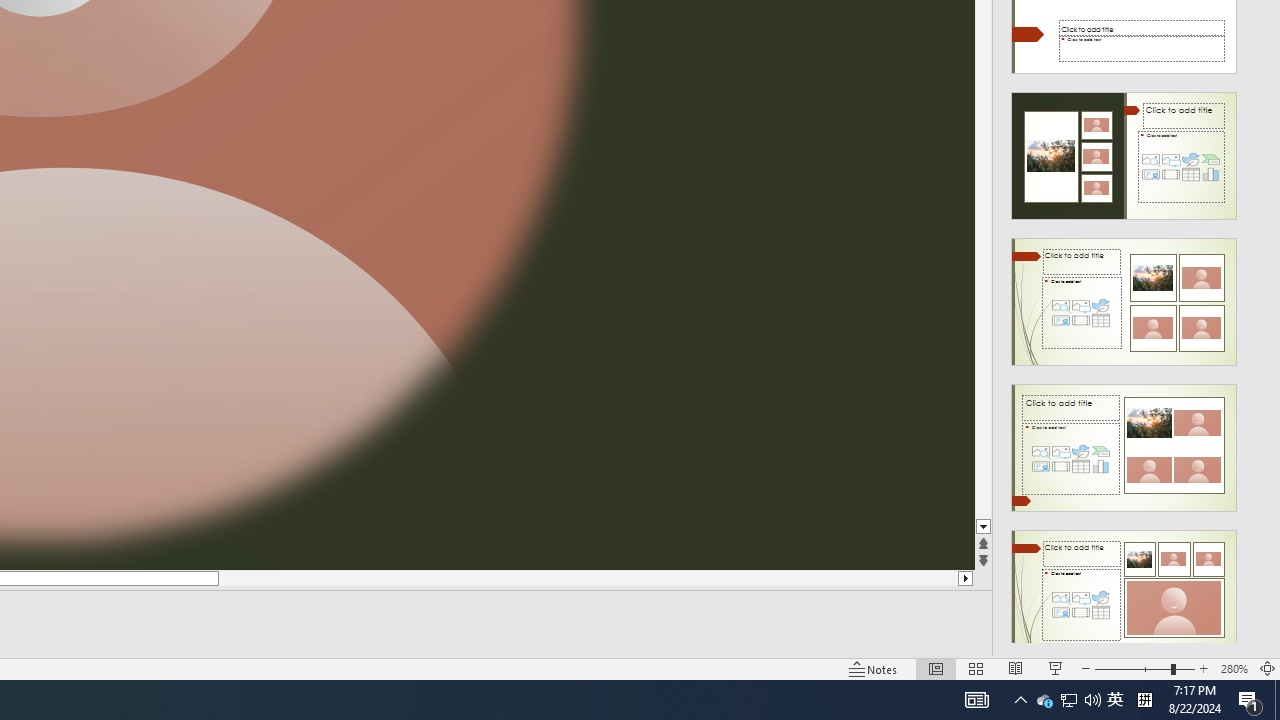 The width and height of the screenshot is (1280, 720). I want to click on 'Zoom In', so click(1203, 669).